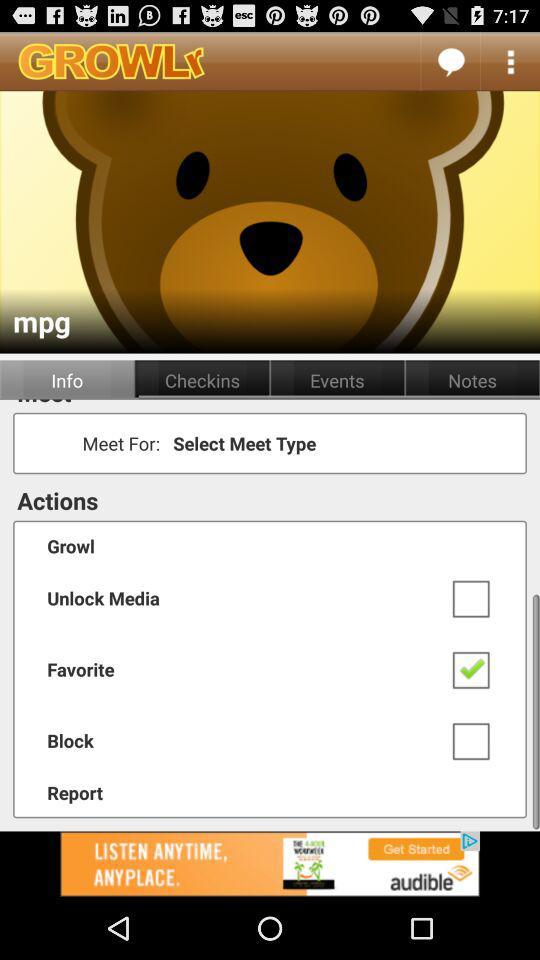  Describe the element at coordinates (450, 65) in the screenshot. I see `the chat icon` at that location.